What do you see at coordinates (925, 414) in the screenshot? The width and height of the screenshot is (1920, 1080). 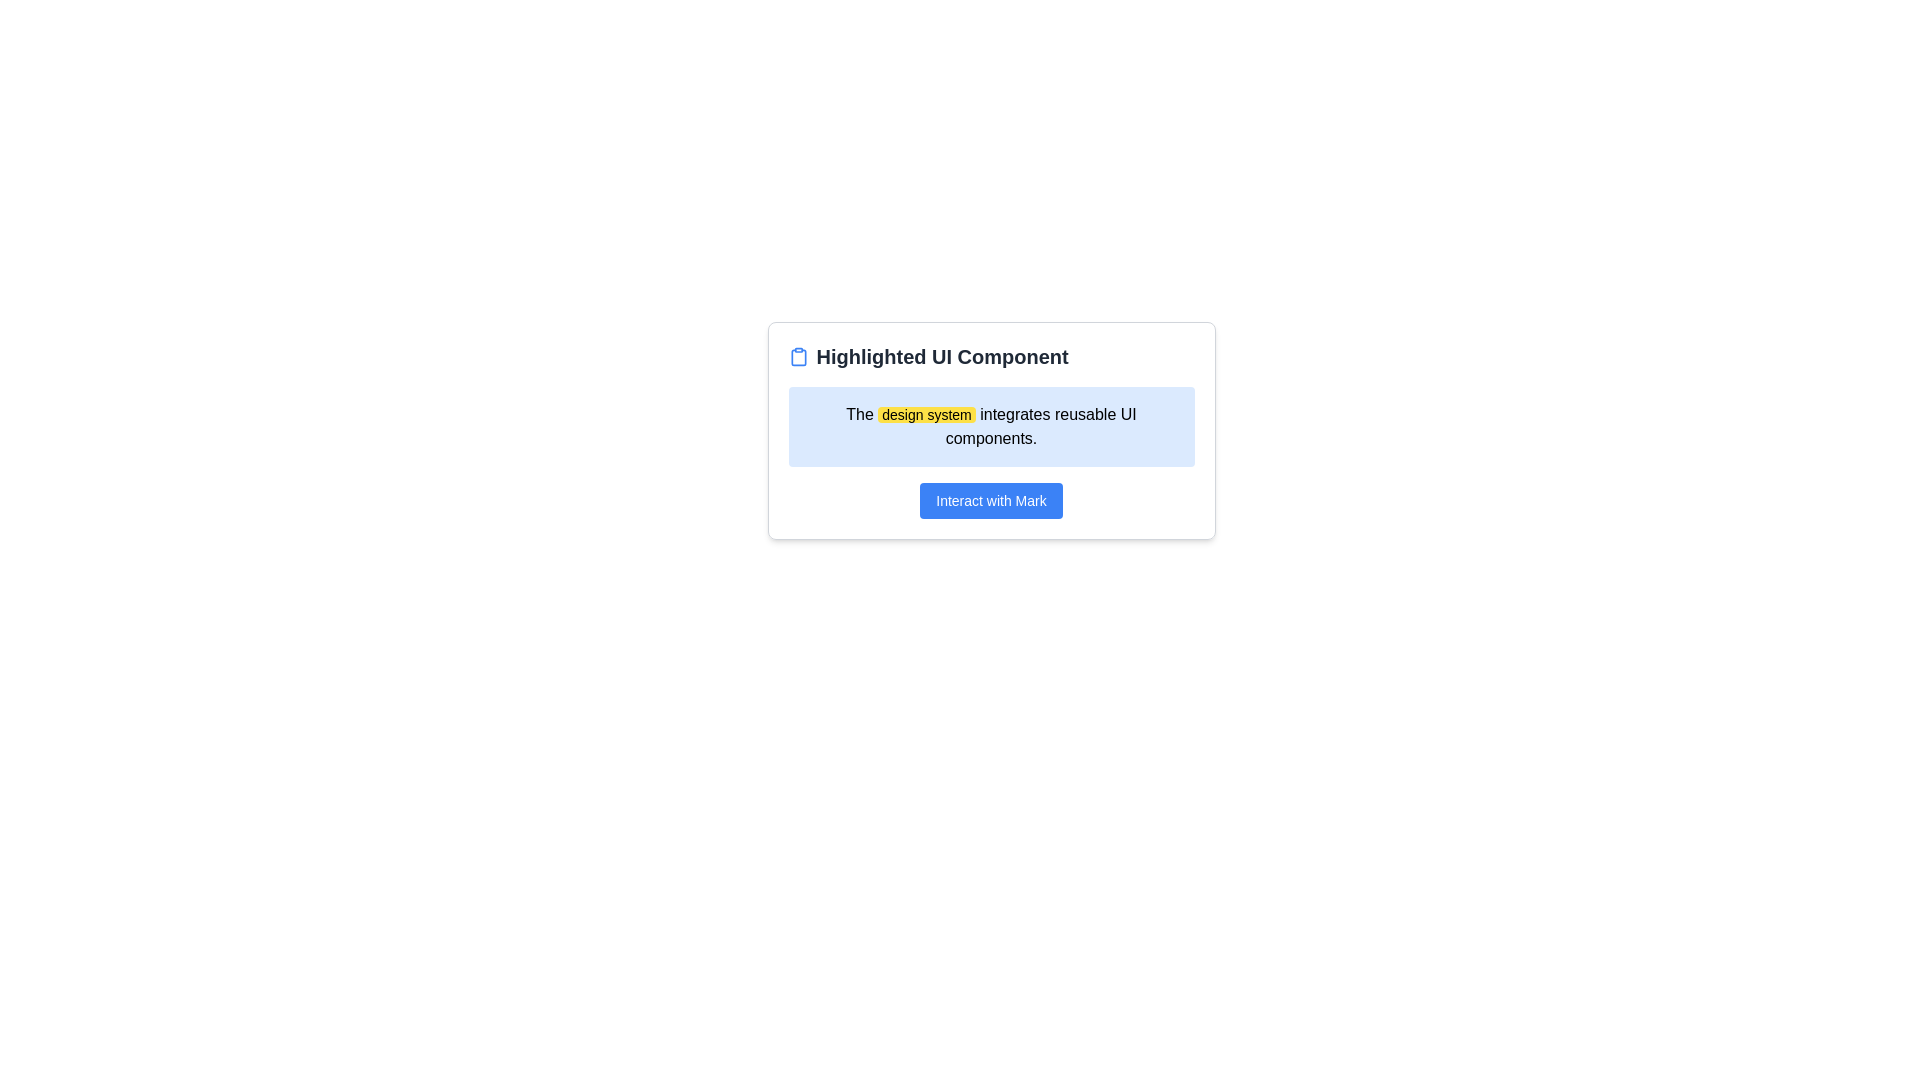 I see `the distinct styled text label that highlights 'design system' within the sentence 'The design system integrates reusable UI components.'` at bounding box center [925, 414].